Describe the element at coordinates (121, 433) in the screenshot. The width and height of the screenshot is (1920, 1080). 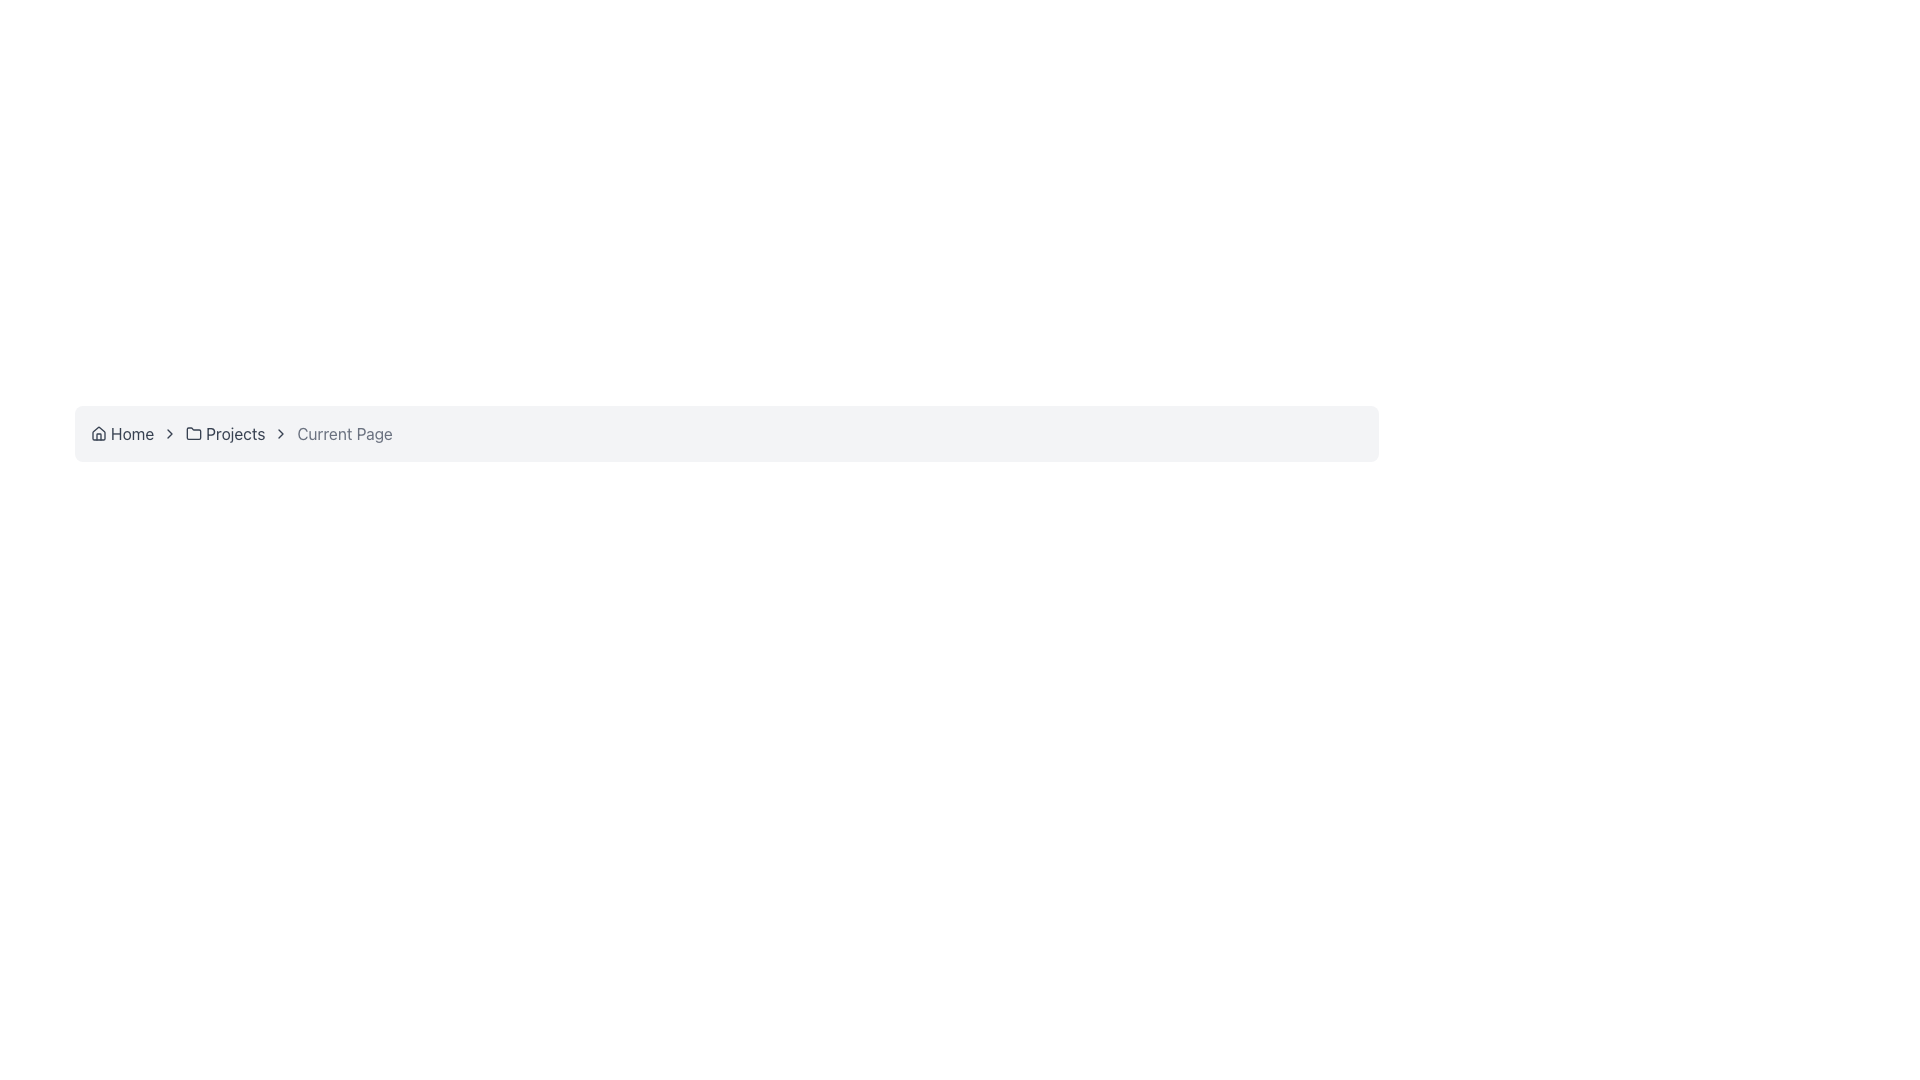
I see `the first hyperlink in the breadcrumb navigation bar located at the top left part of the navigation interface` at that location.